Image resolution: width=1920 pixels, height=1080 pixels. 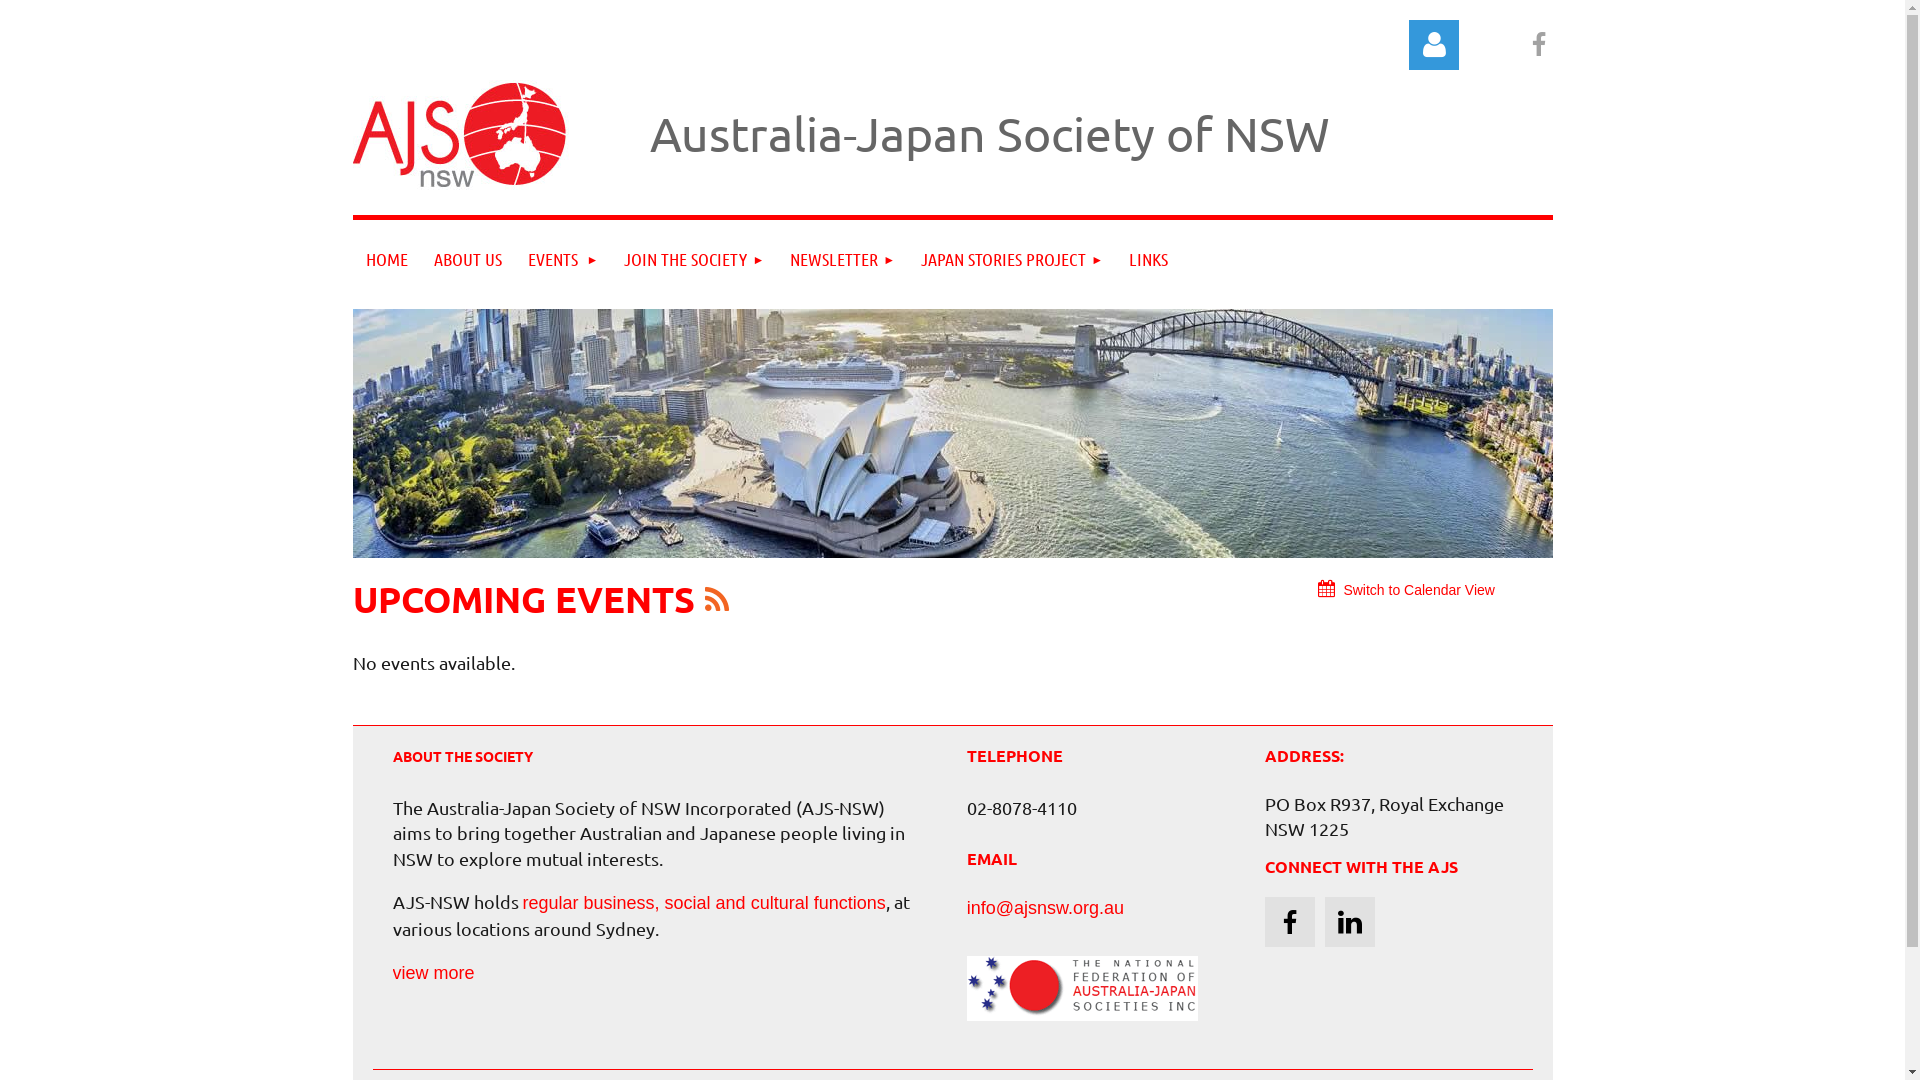 I want to click on 'JAPAN STORIES PROJECT', so click(x=1012, y=258).